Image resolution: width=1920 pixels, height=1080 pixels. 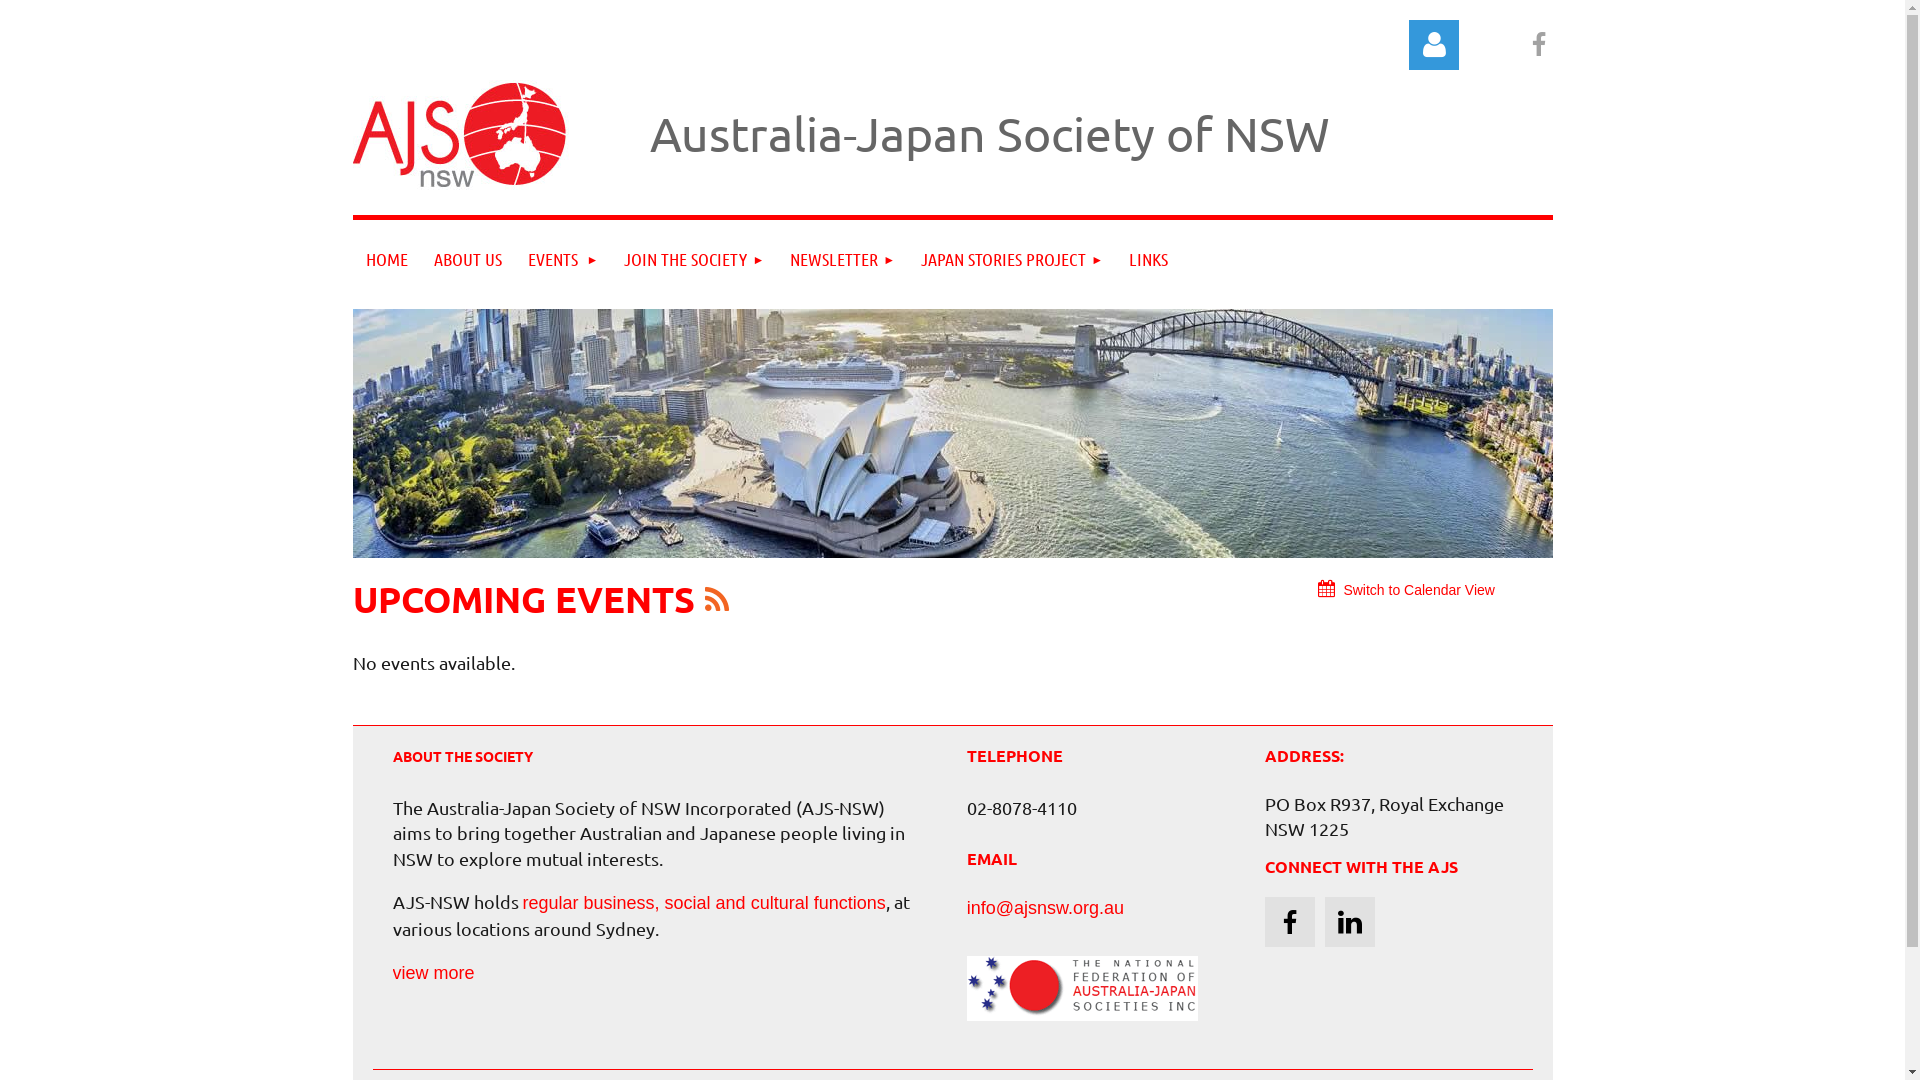 I want to click on 'JAPAN STORIES PROJECT', so click(x=1012, y=258).